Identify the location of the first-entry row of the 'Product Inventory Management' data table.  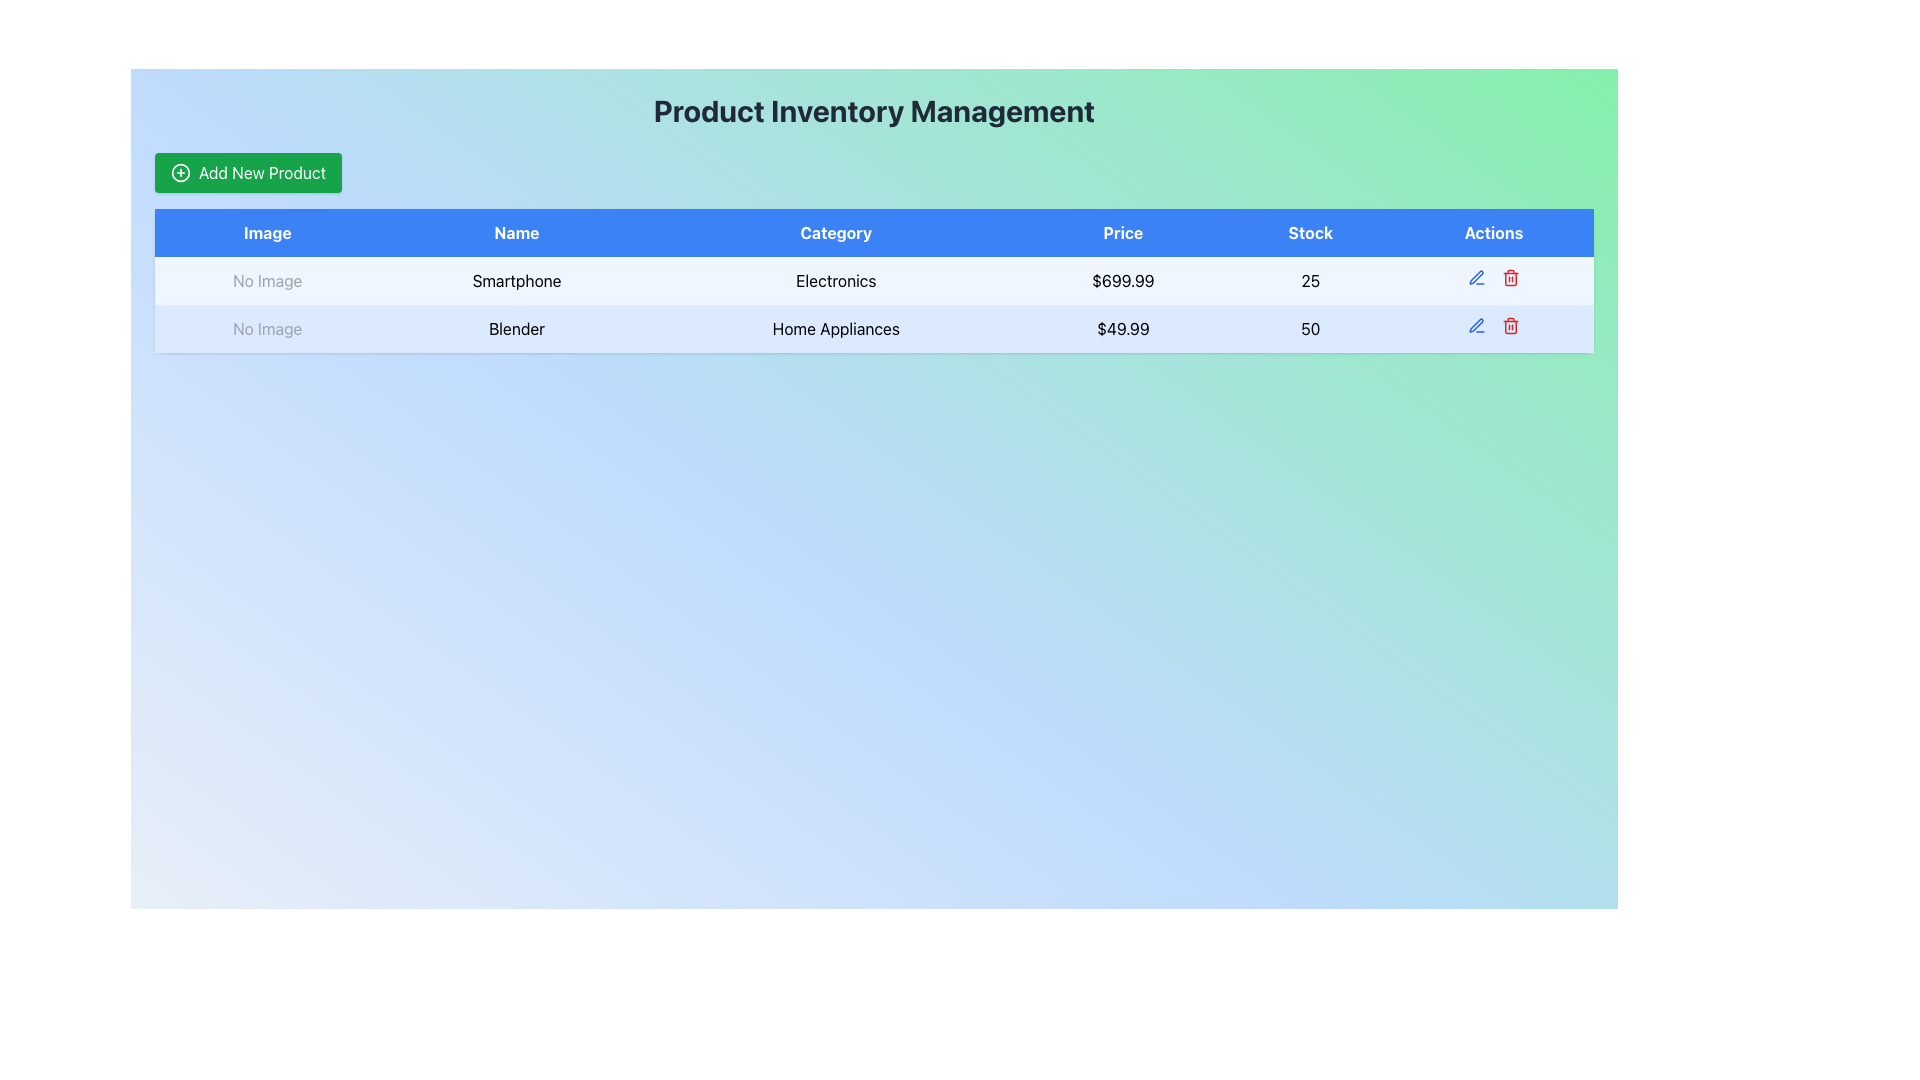
(874, 281).